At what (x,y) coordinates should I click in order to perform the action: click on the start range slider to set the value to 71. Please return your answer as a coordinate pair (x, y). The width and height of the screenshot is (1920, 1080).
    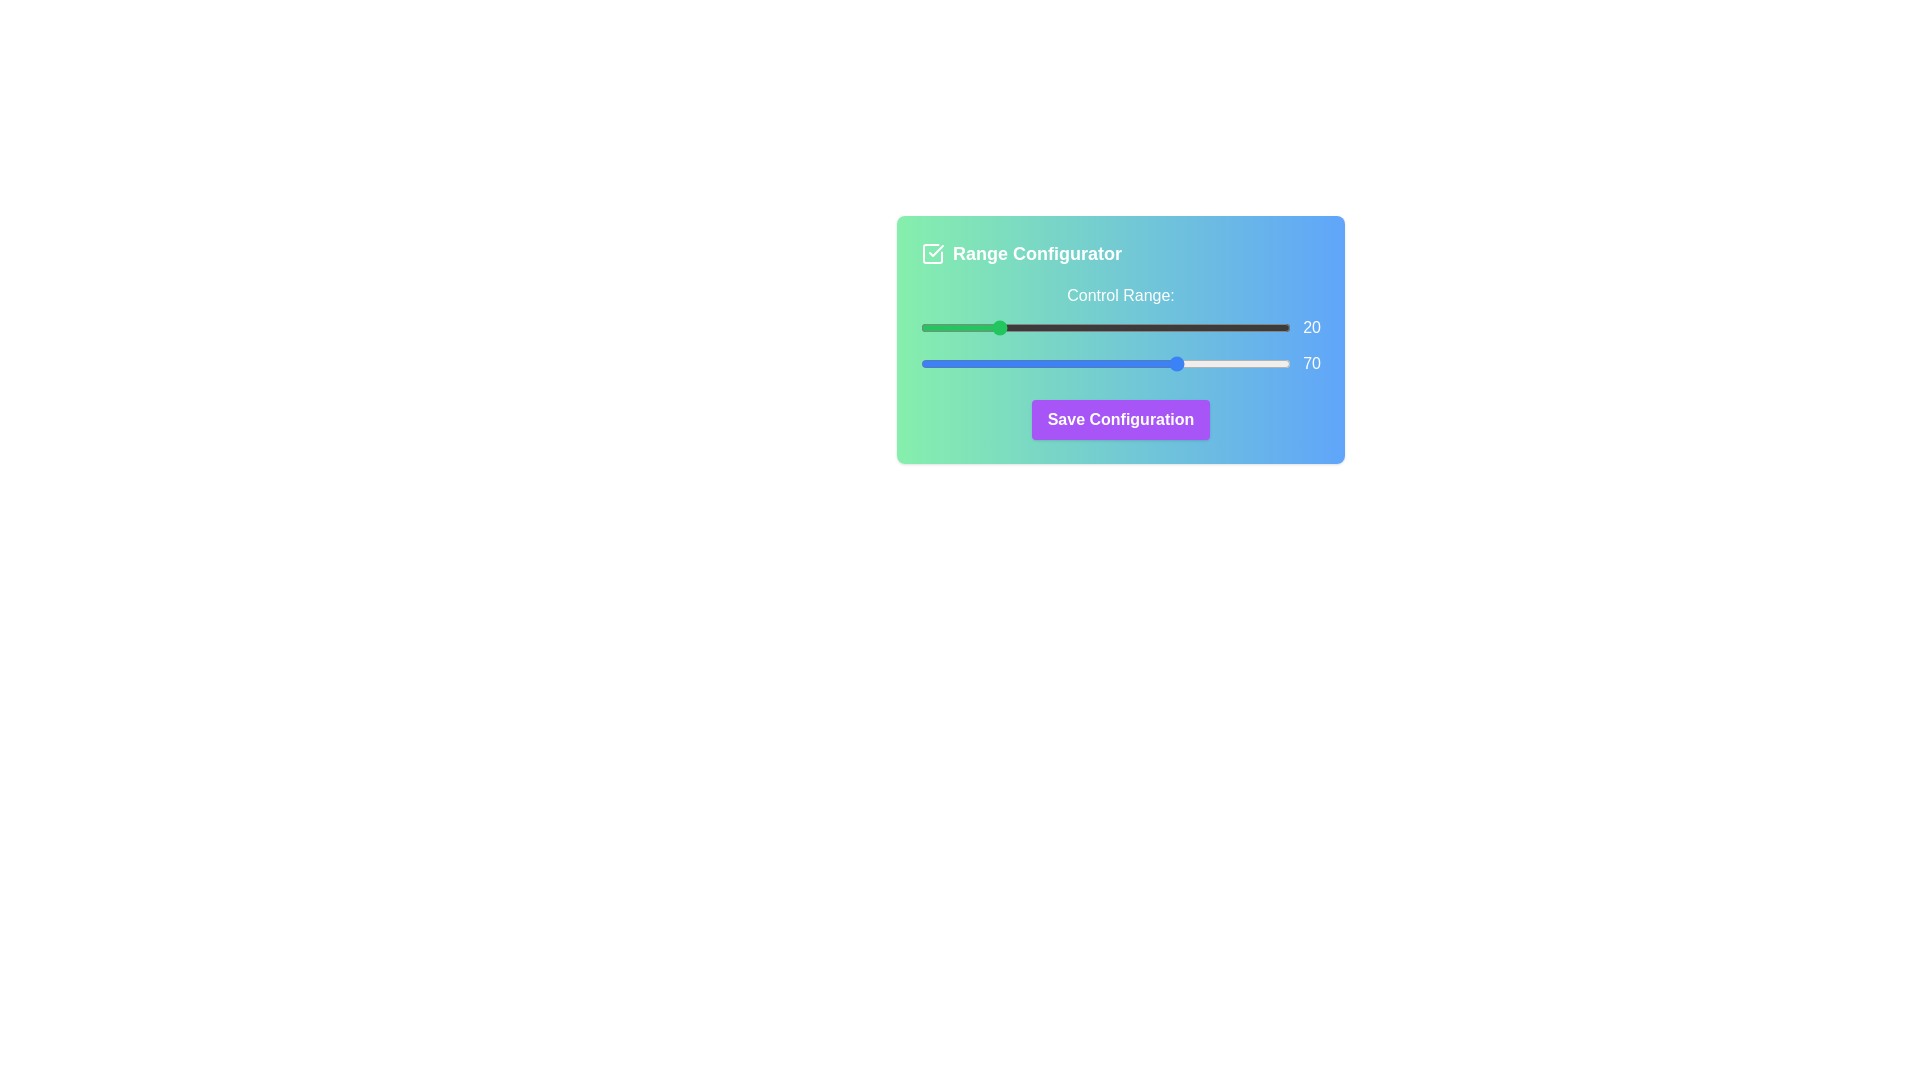
    Looking at the image, I should click on (1183, 326).